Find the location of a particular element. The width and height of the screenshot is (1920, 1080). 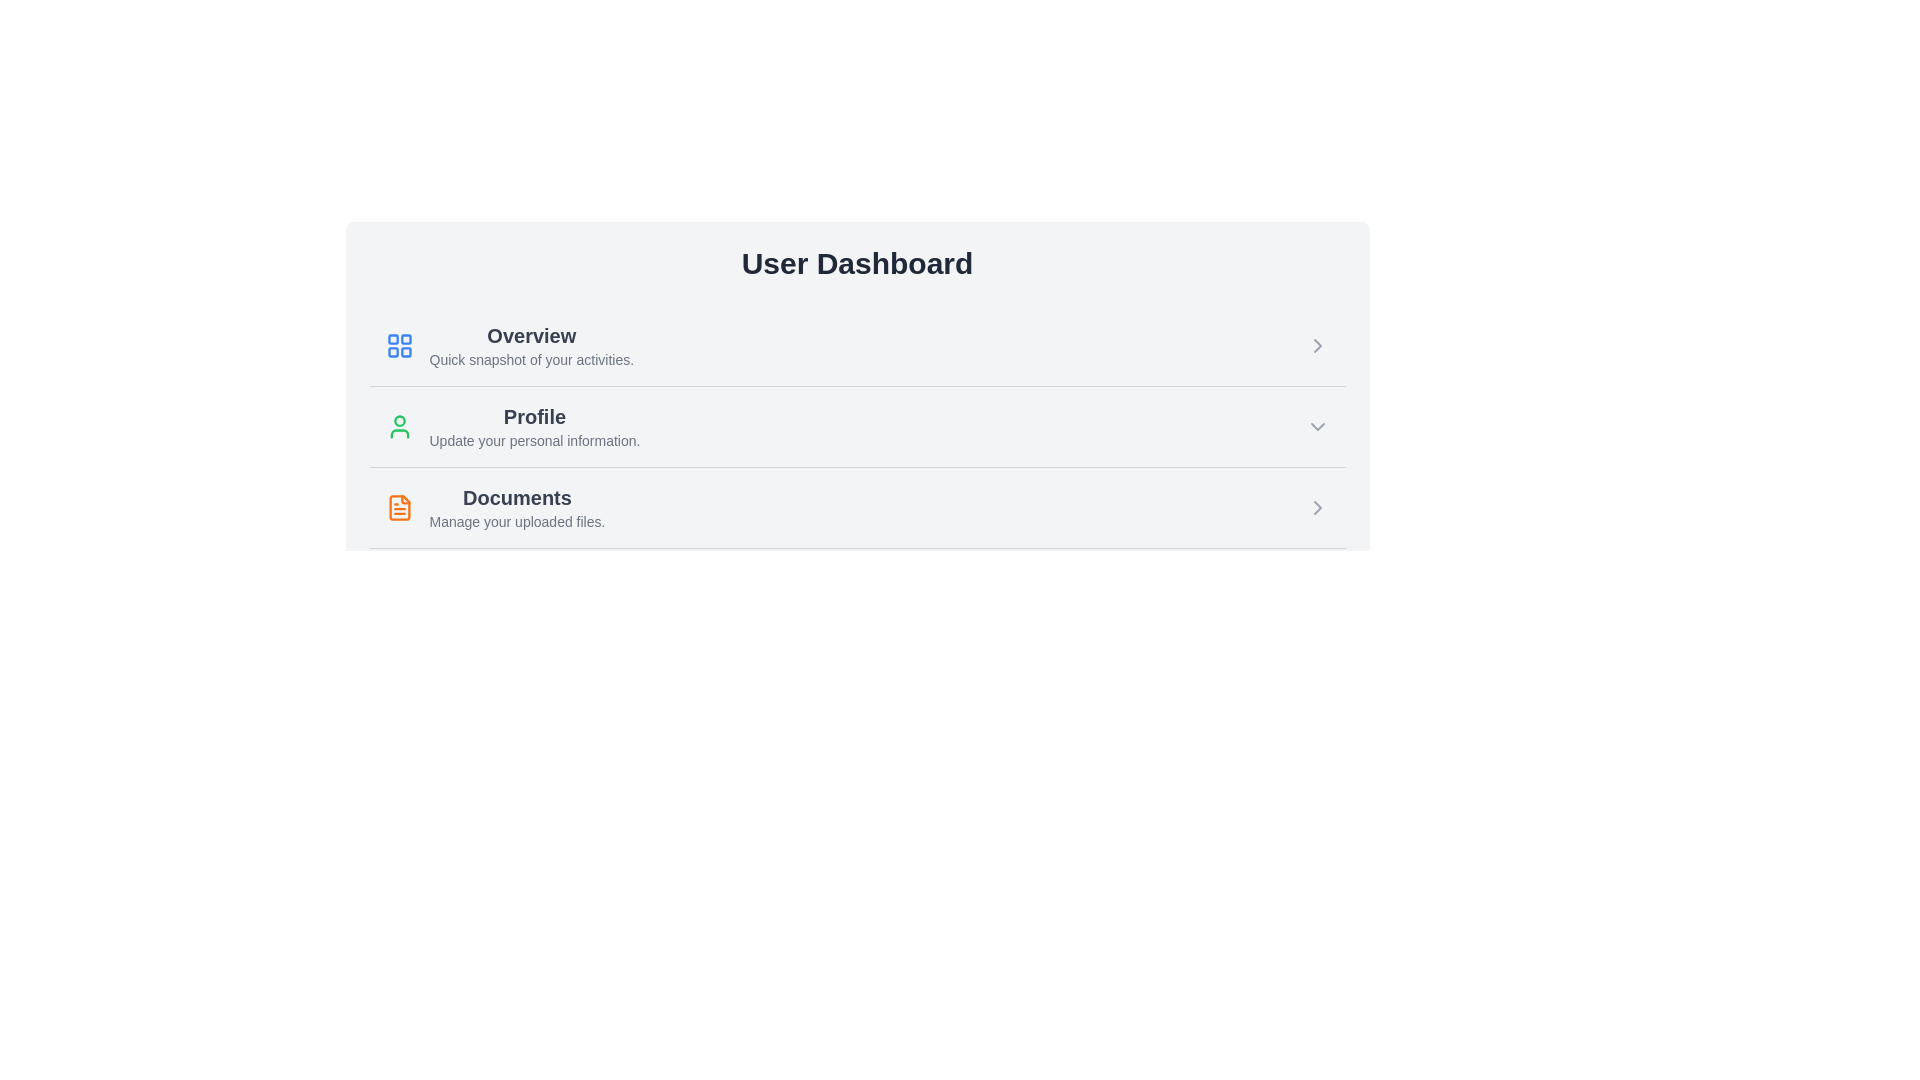

text from the header element located at the top center of the dashboard, summarizing the page's primary function is located at coordinates (857, 262).